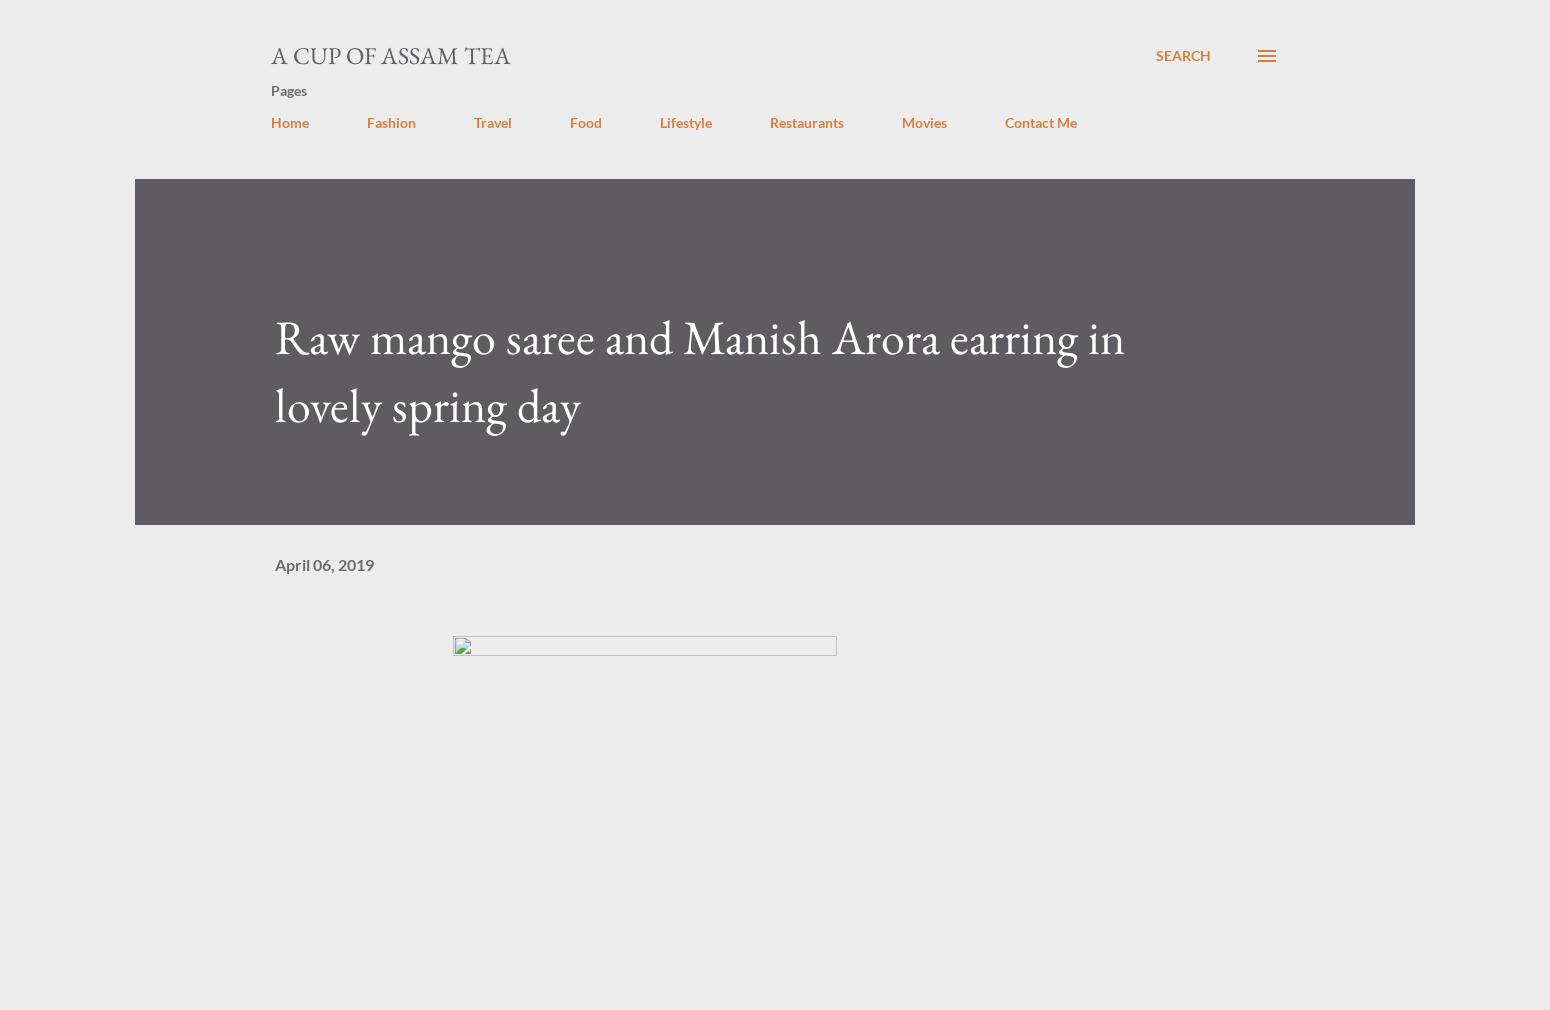 This screenshot has width=1550, height=1010. I want to click on 'Pages', so click(289, 89).